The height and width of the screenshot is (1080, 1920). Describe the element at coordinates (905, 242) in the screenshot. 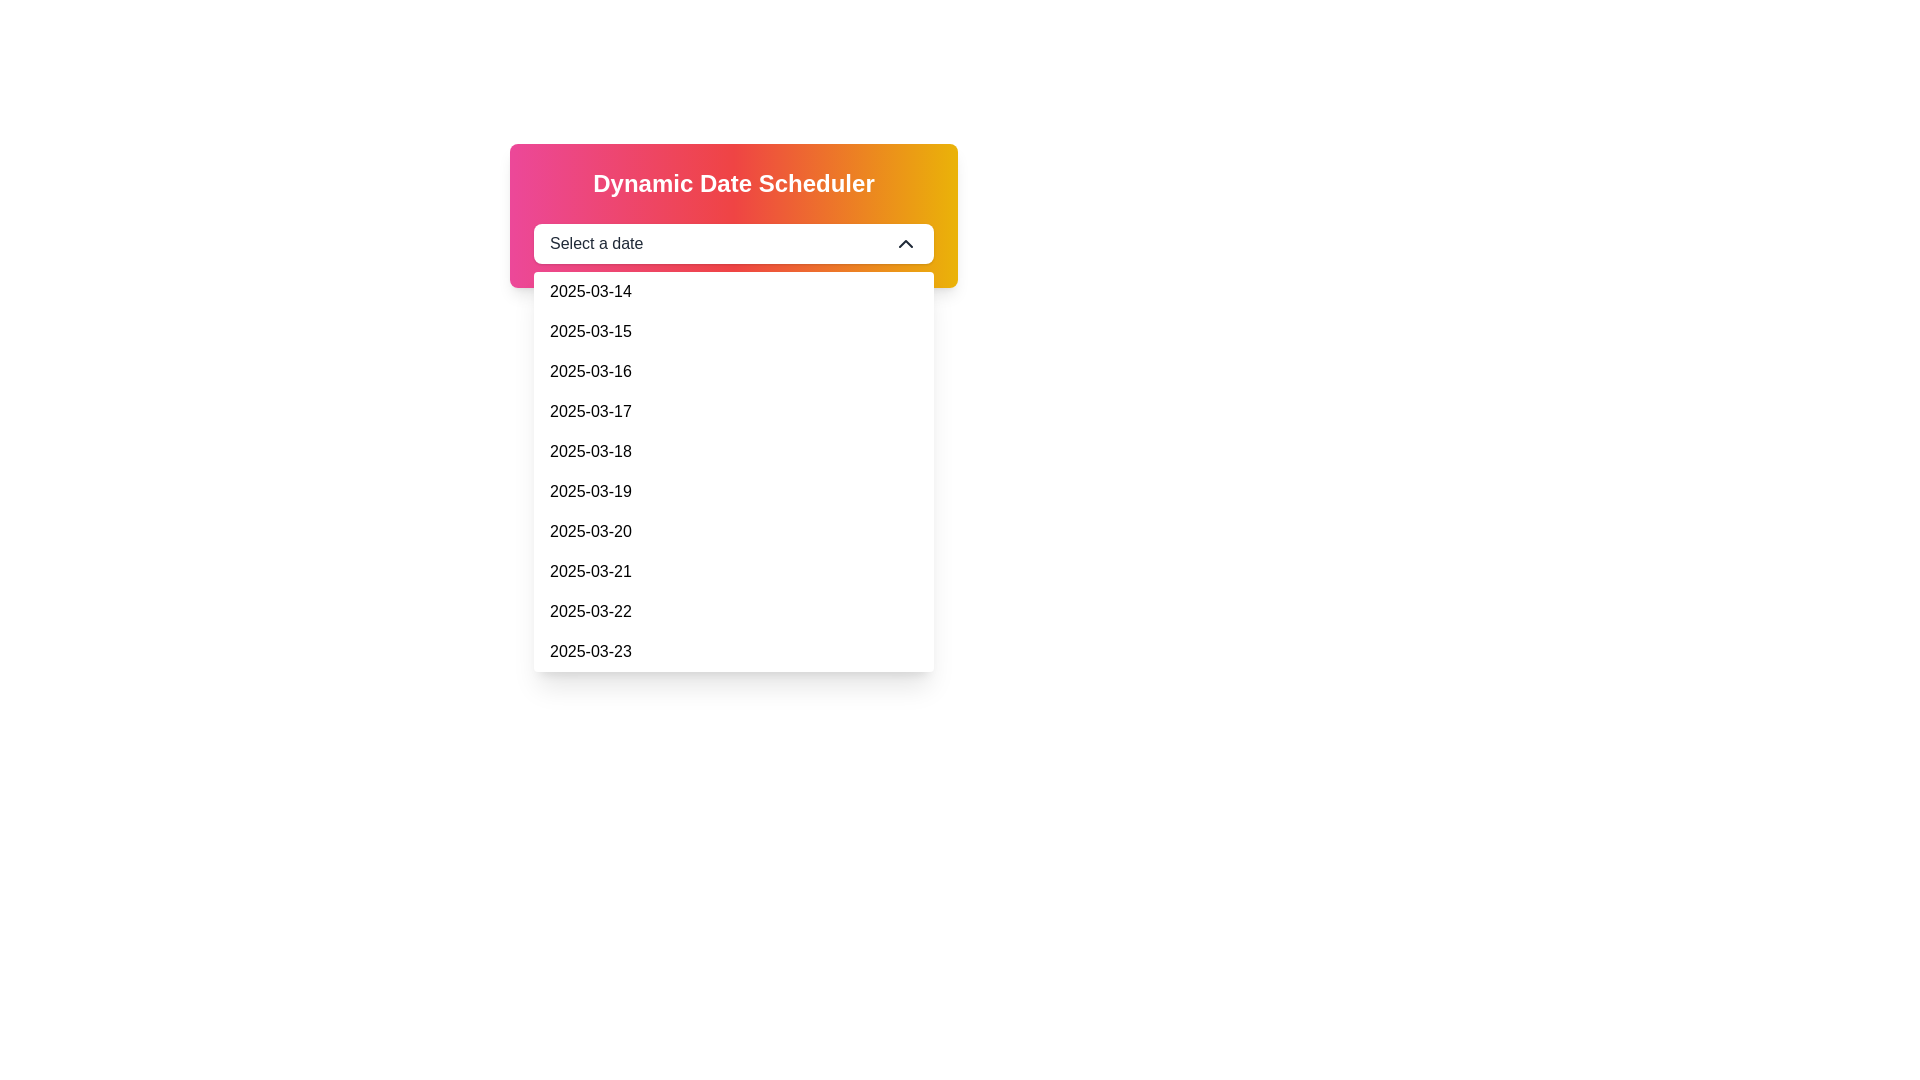

I see `the toggle button icon in the top-right corner of the 'Select a date' input field` at that location.